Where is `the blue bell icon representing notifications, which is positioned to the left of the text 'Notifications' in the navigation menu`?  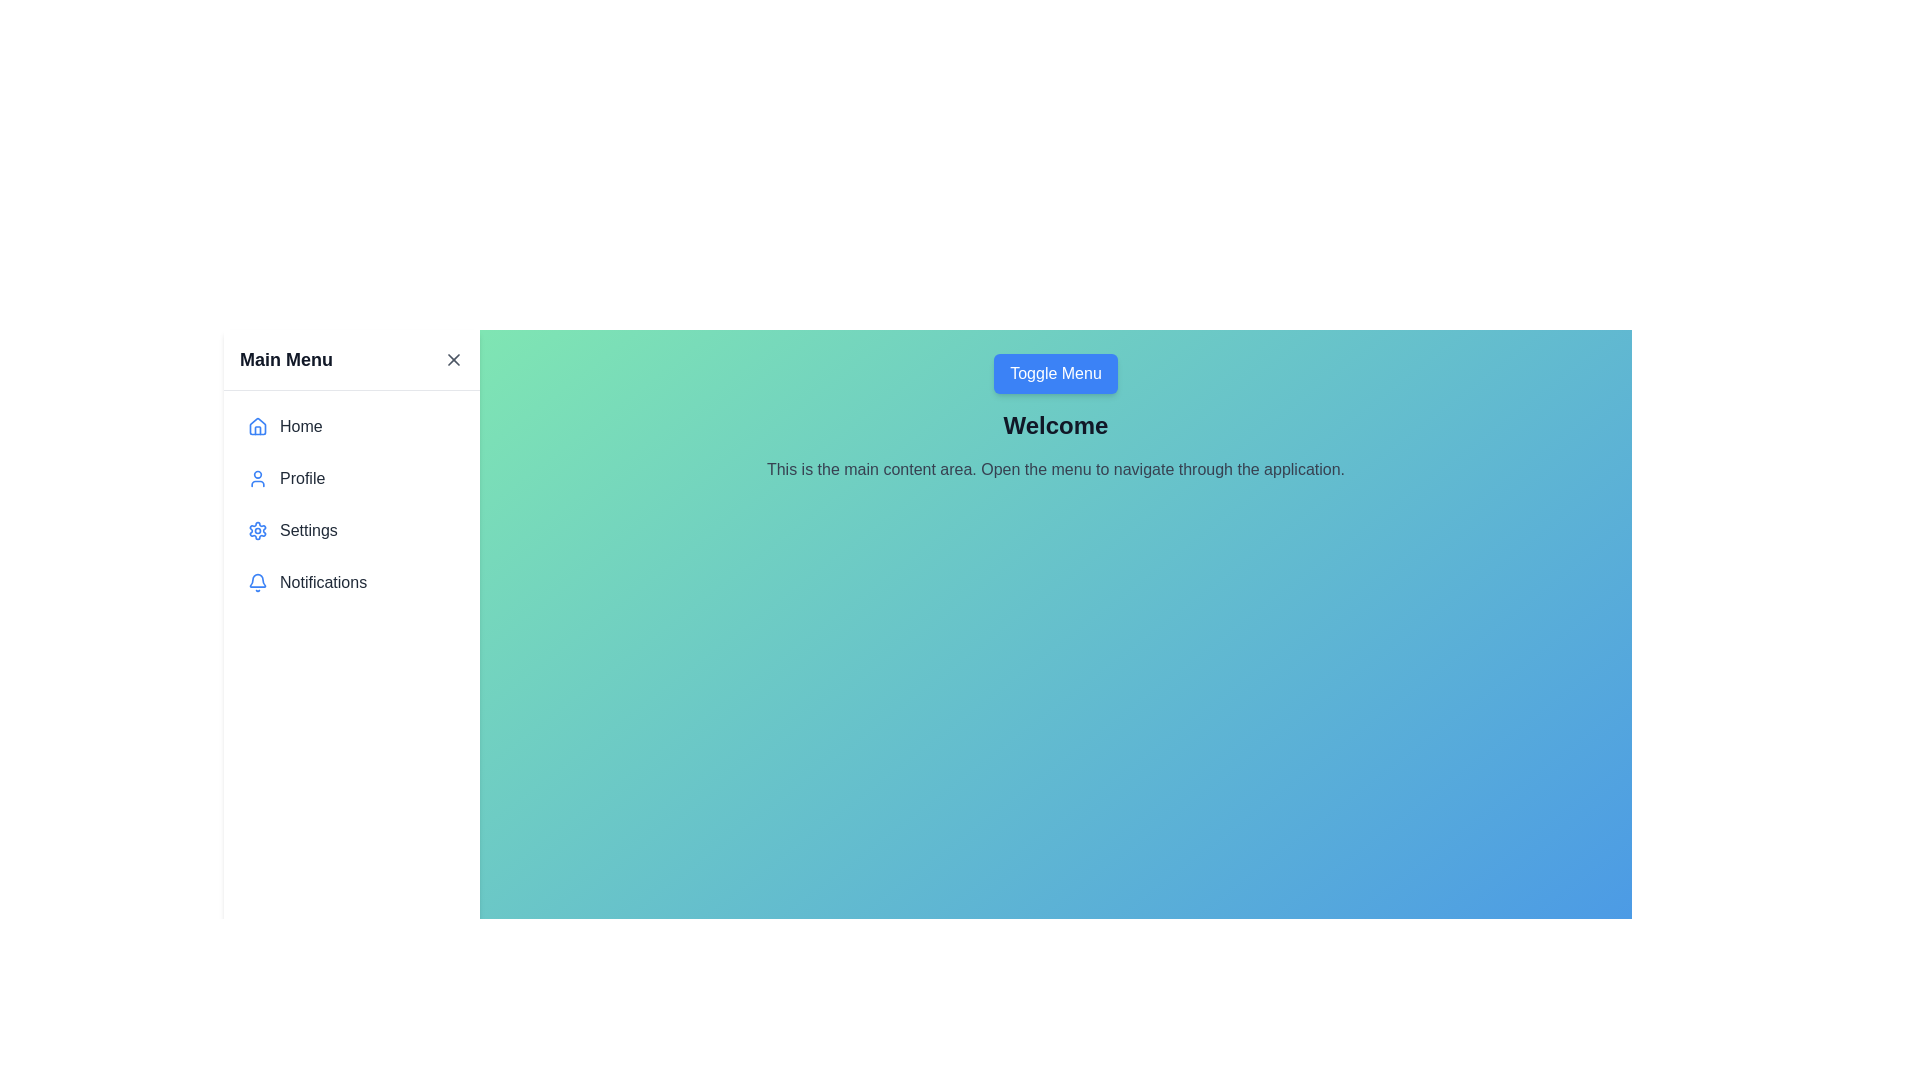 the blue bell icon representing notifications, which is positioned to the left of the text 'Notifications' in the navigation menu is located at coordinates (257, 582).